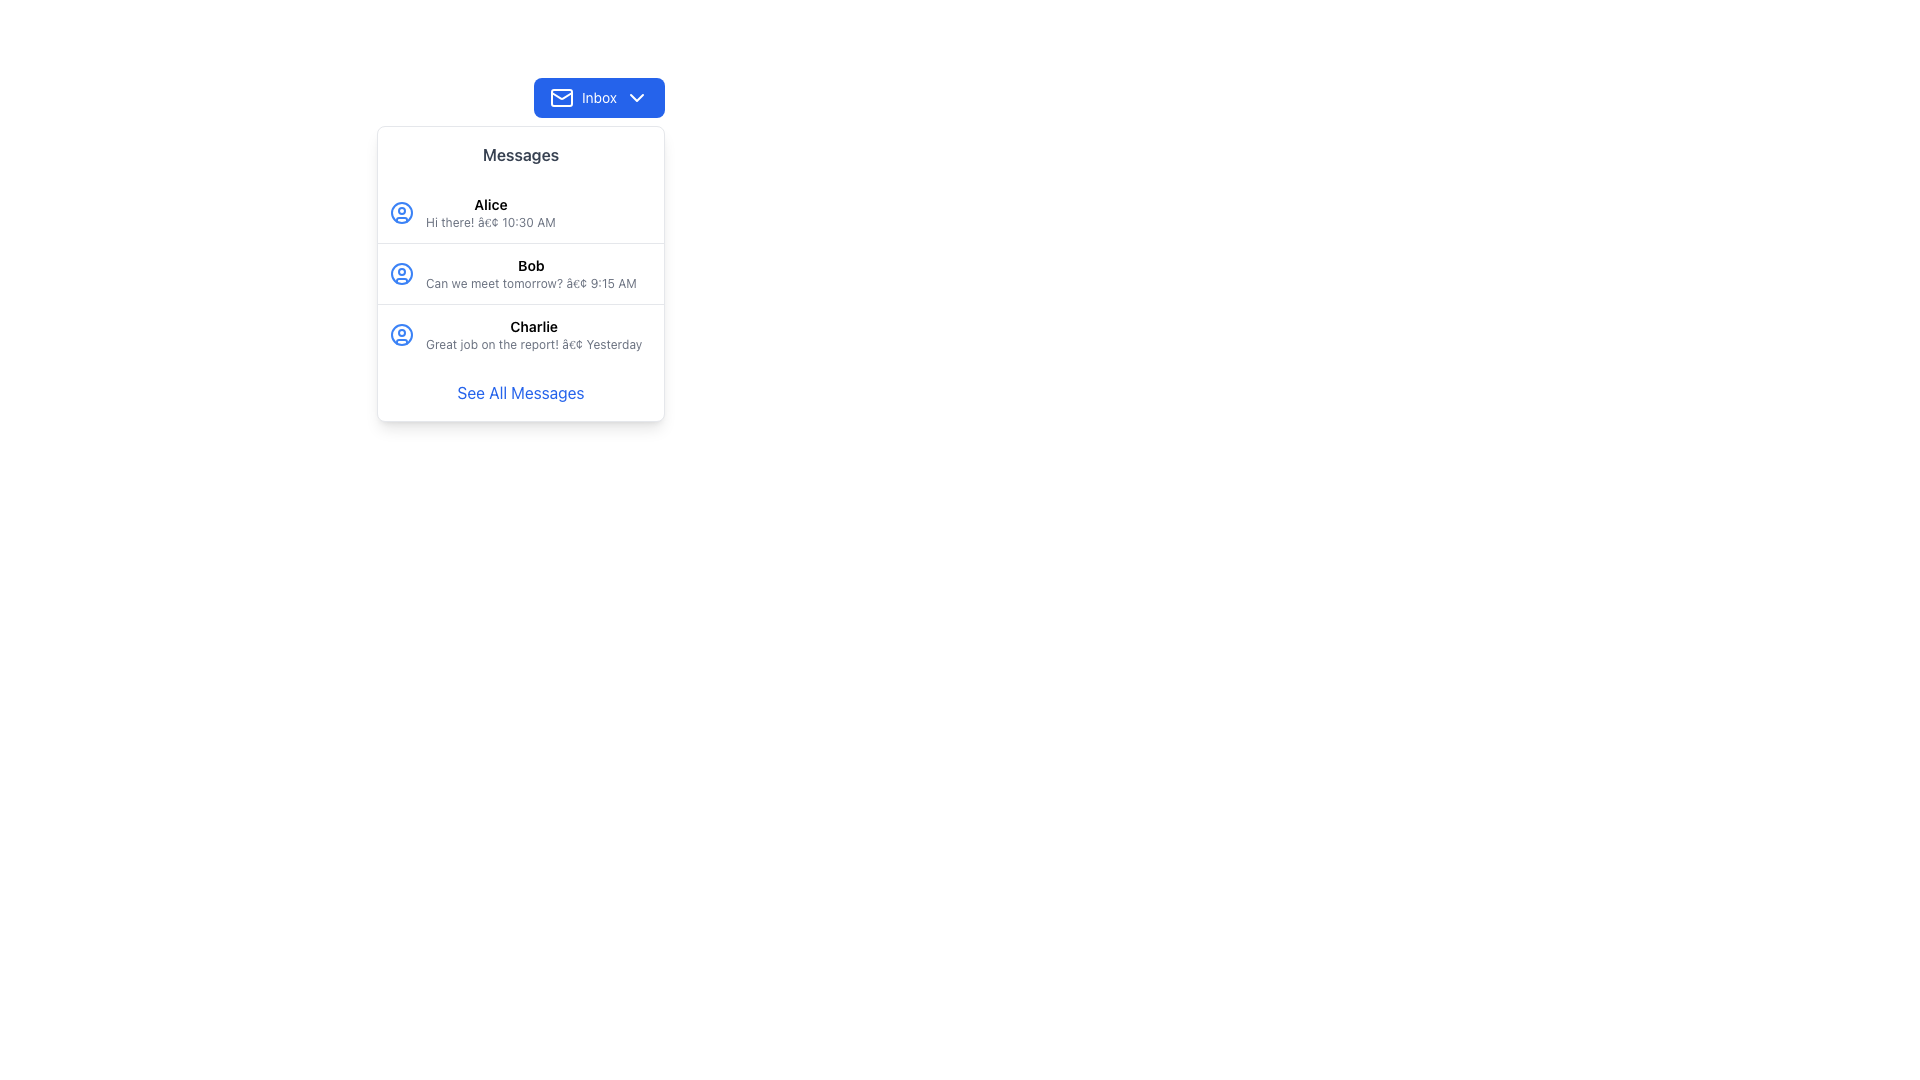  Describe the element at coordinates (534, 334) in the screenshot. I see `the message preview item from user 'Charlie' located in the third row of the 'Messages' section` at that location.